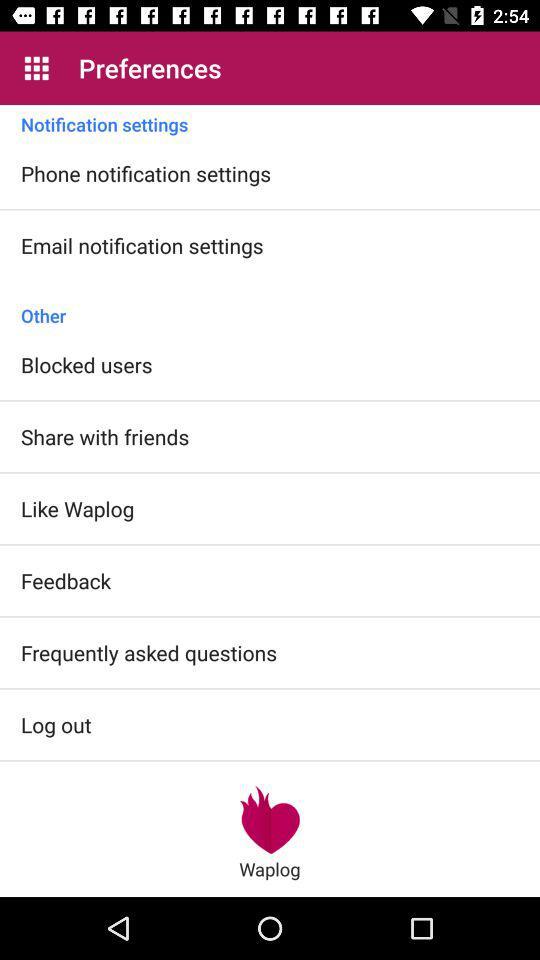 The image size is (540, 960). I want to click on icon below frequently asked questions item, so click(270, 819).